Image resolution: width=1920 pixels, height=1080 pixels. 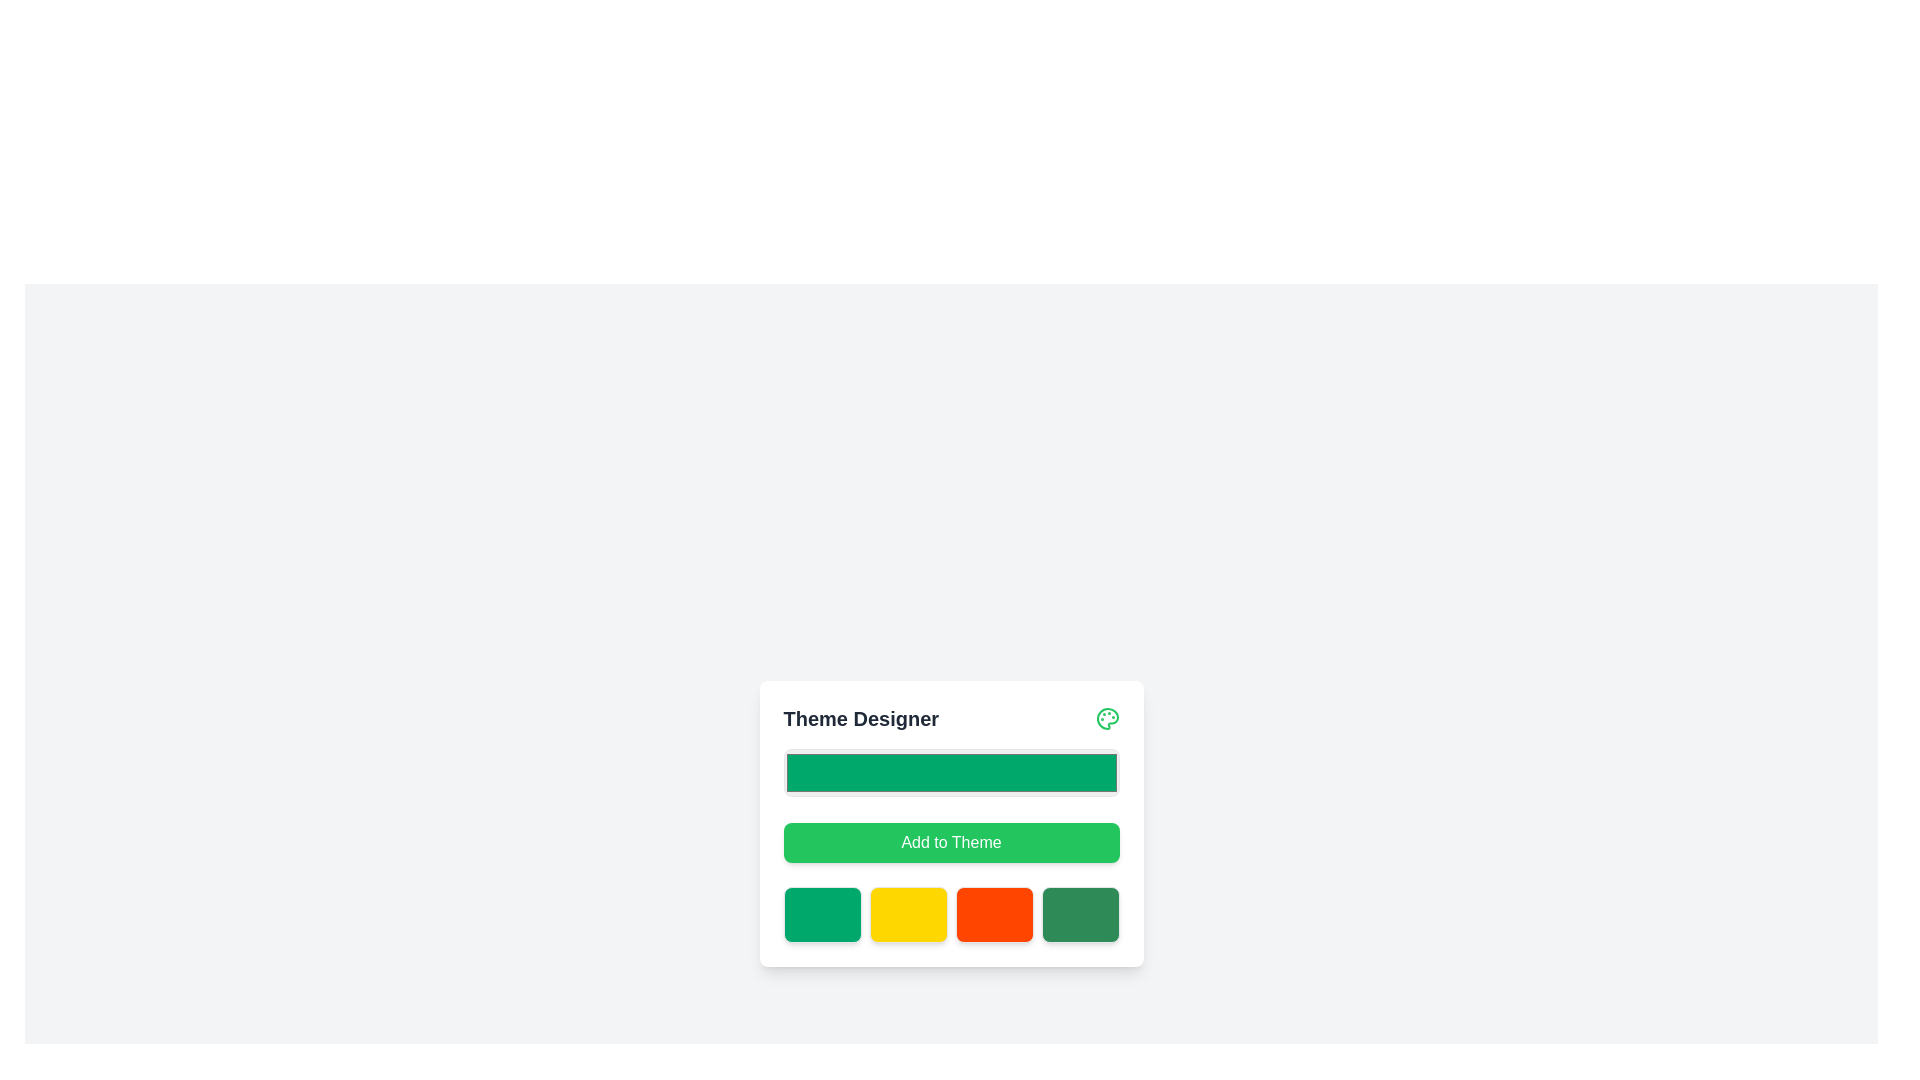 I want to click on the color preview block located in the third position from the left in a grid of four color blocks at the bottom section of the interface, so click(x=994, y=914).